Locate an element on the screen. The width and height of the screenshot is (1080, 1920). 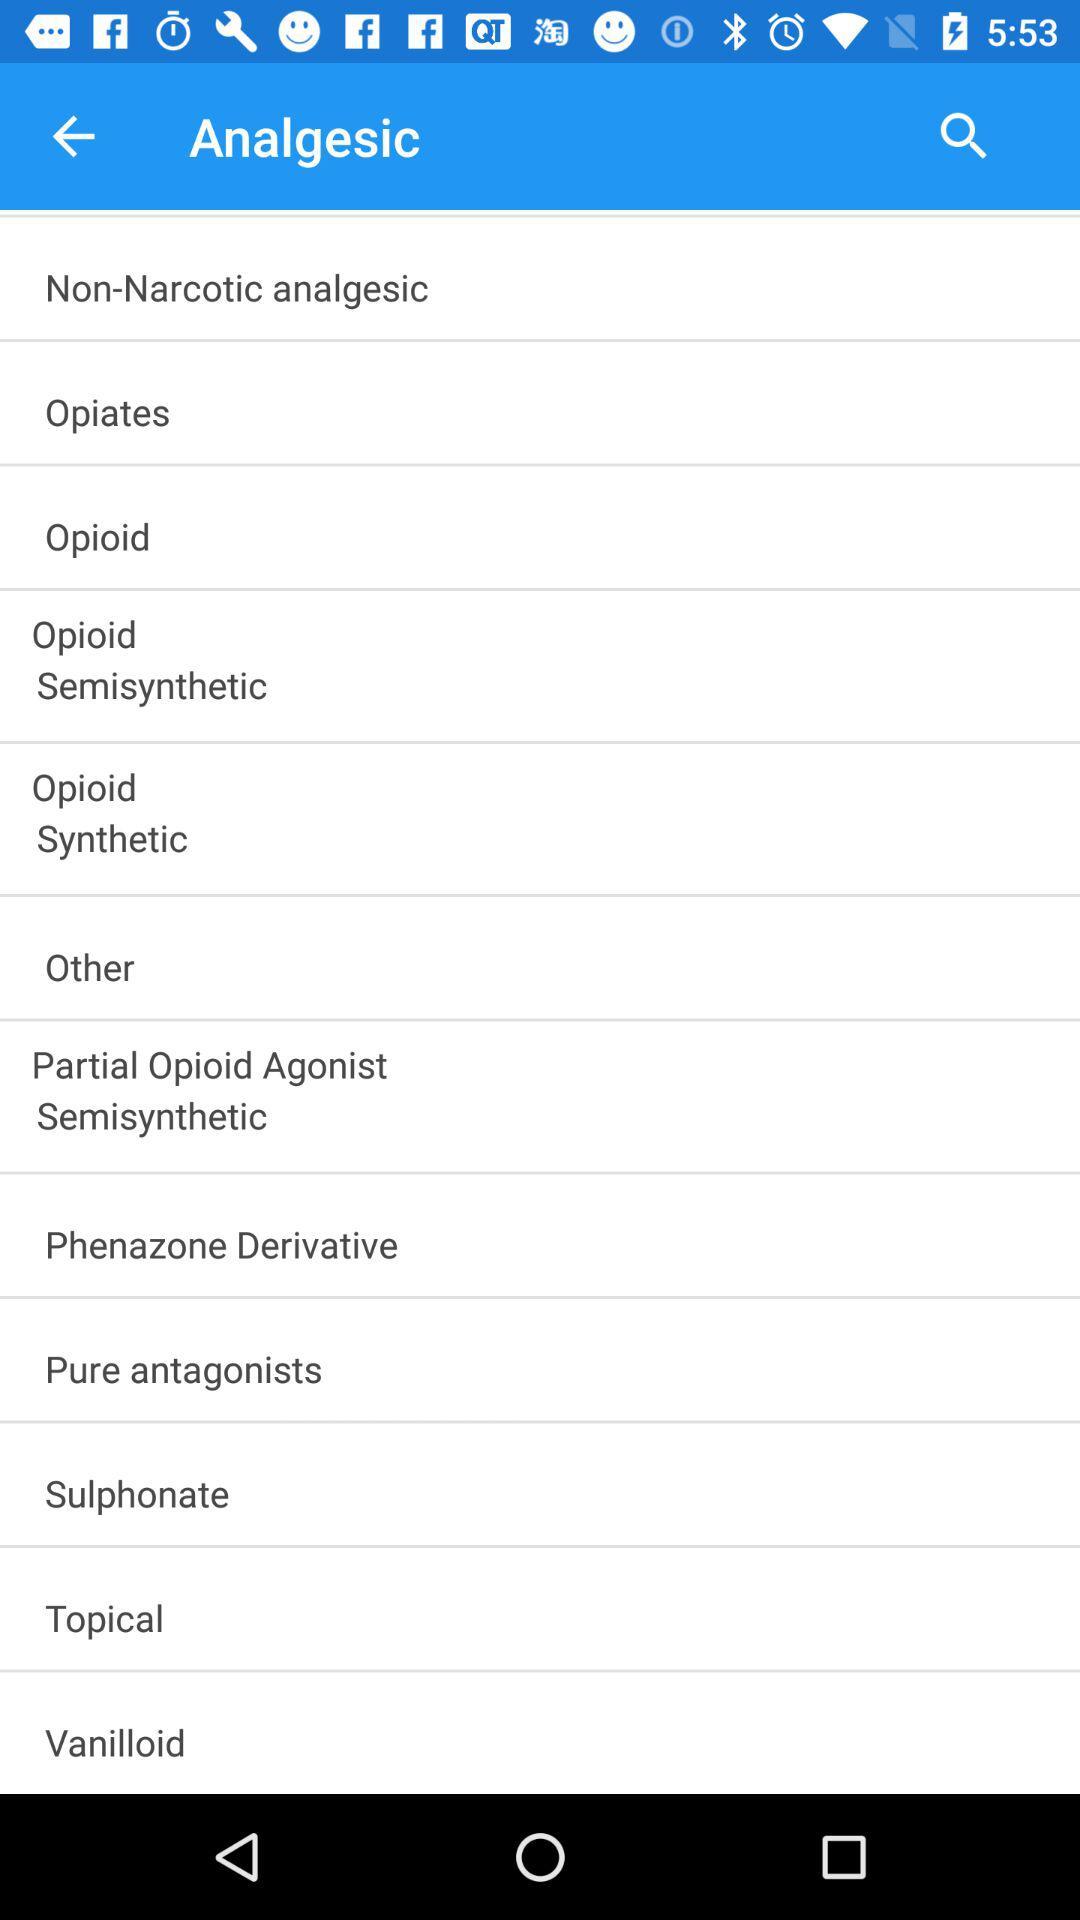
the sulphonate is located at coordinates (549, 1486).